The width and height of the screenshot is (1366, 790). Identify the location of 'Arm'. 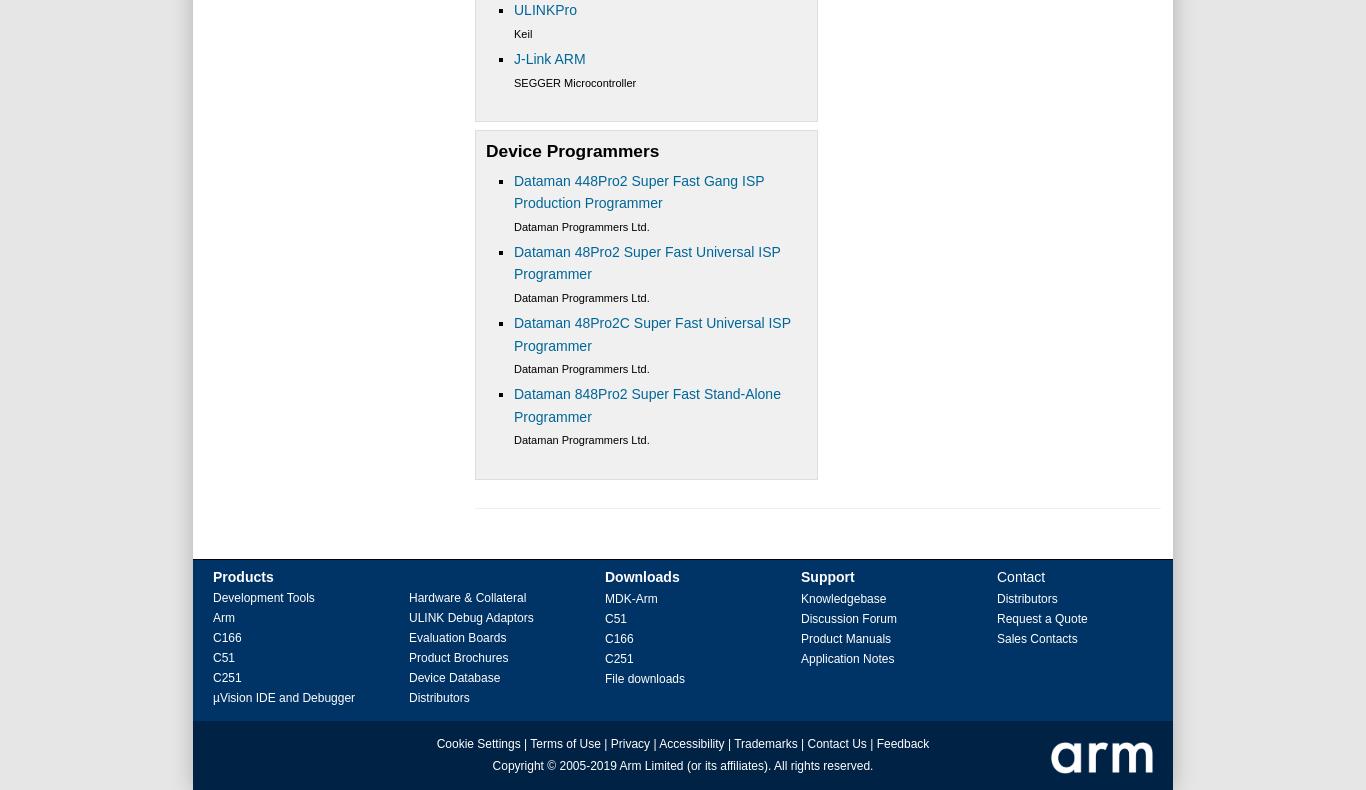
(223, 618).